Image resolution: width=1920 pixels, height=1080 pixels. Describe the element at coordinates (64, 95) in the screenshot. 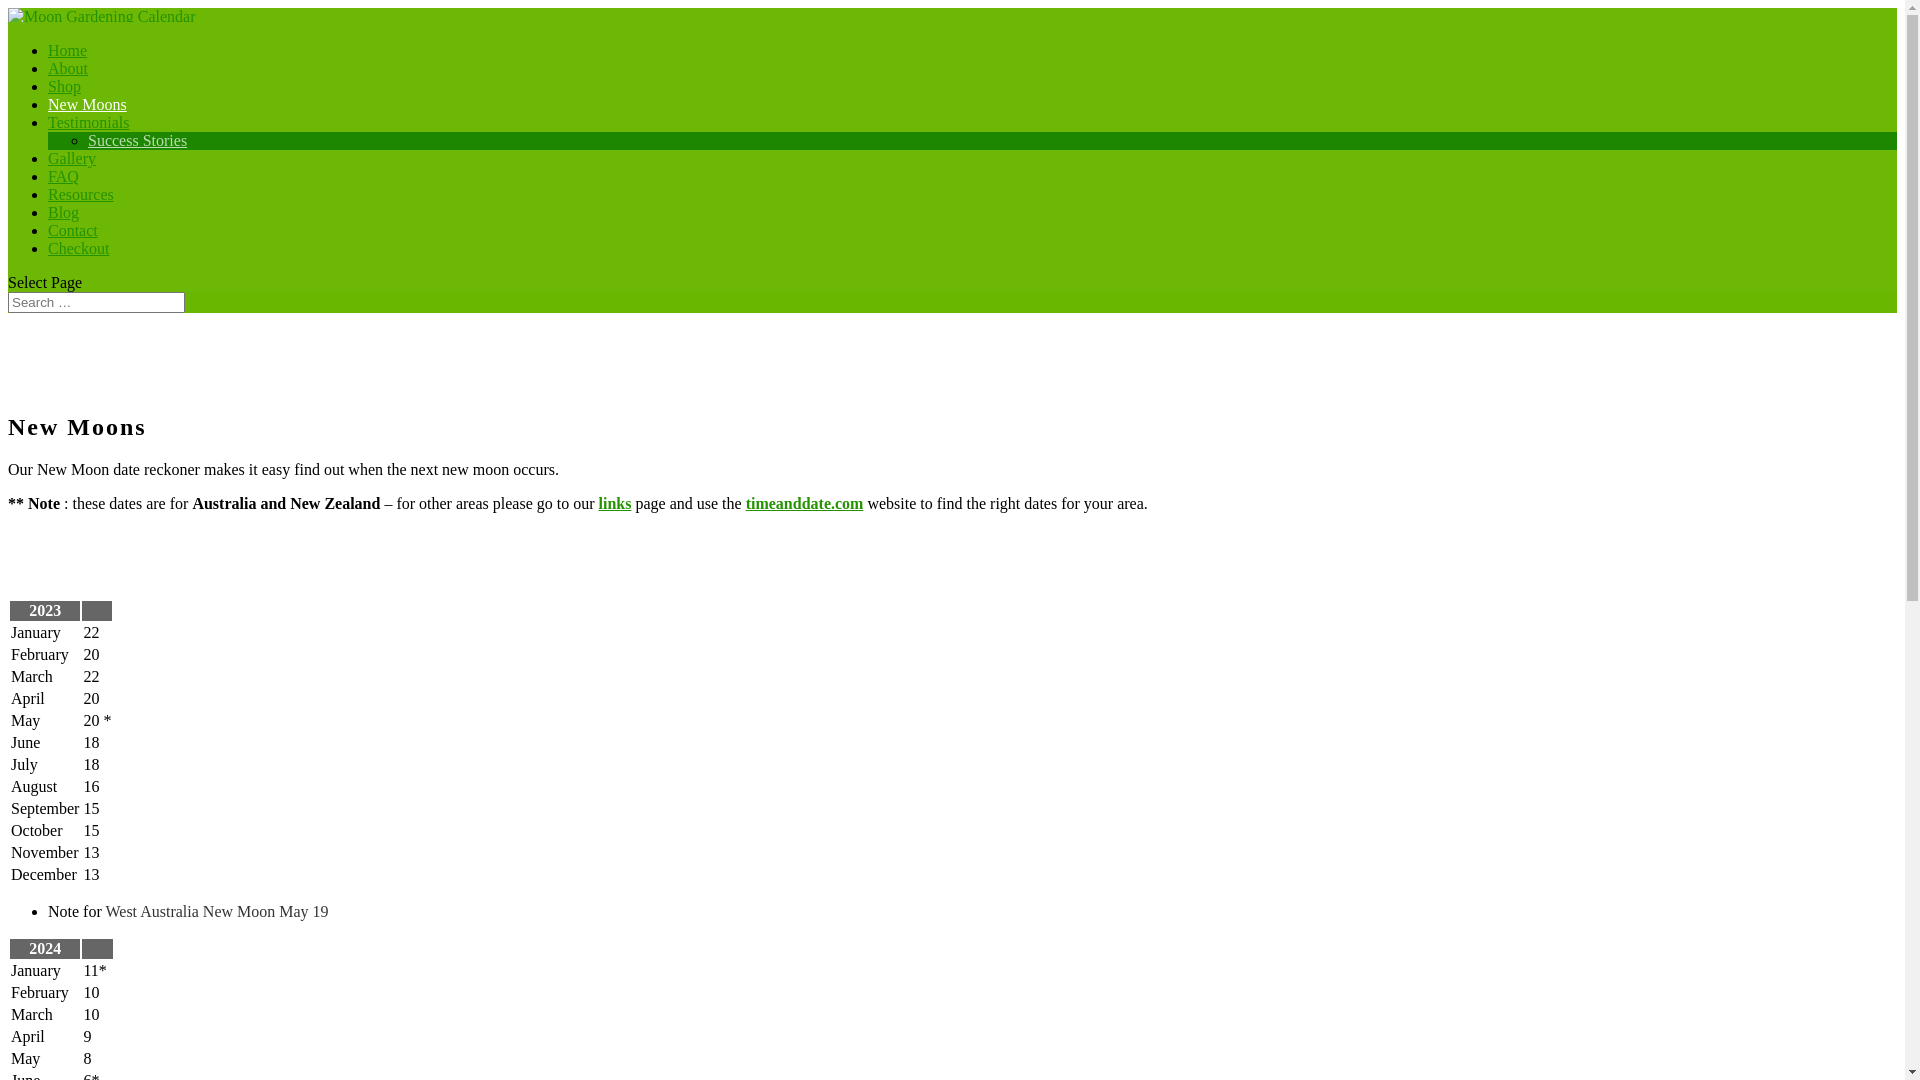

I see `'Shop'` at that location.